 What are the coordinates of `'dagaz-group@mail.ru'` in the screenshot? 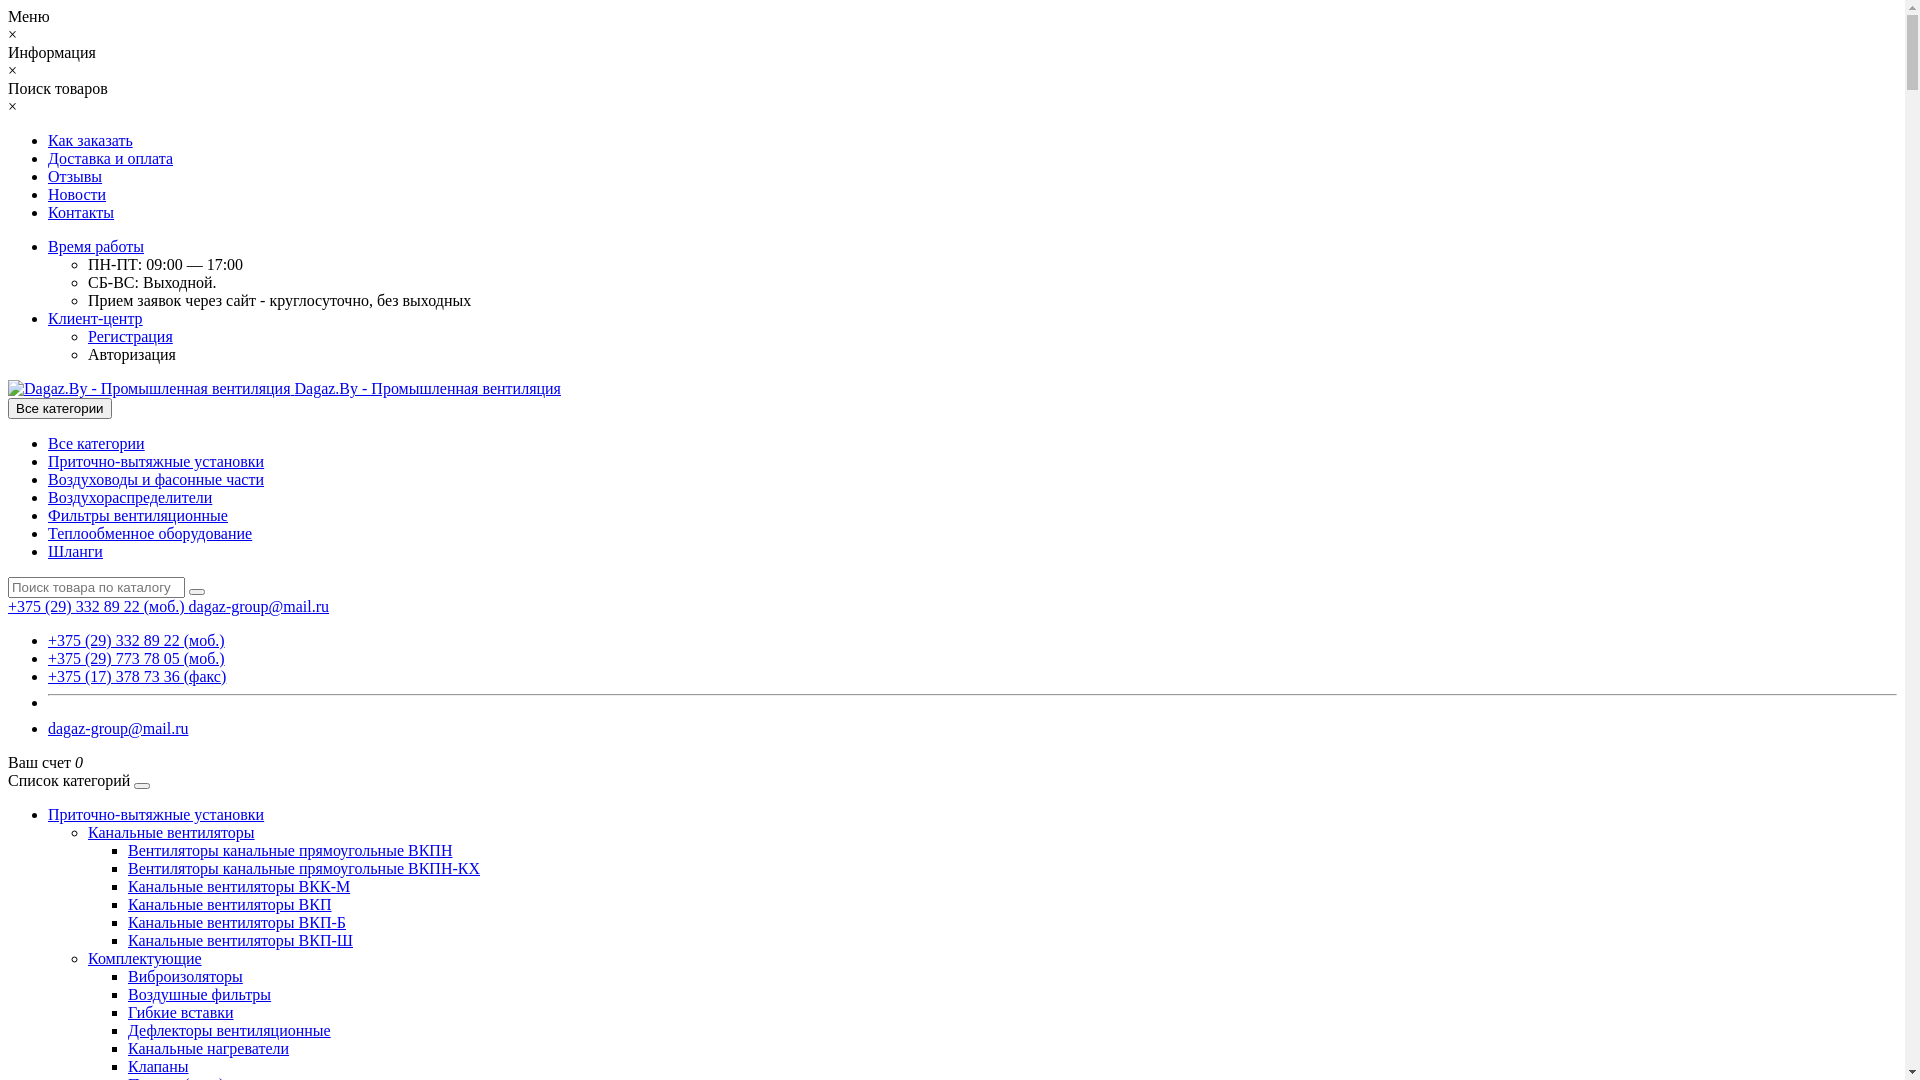 It's located at (258, 605).